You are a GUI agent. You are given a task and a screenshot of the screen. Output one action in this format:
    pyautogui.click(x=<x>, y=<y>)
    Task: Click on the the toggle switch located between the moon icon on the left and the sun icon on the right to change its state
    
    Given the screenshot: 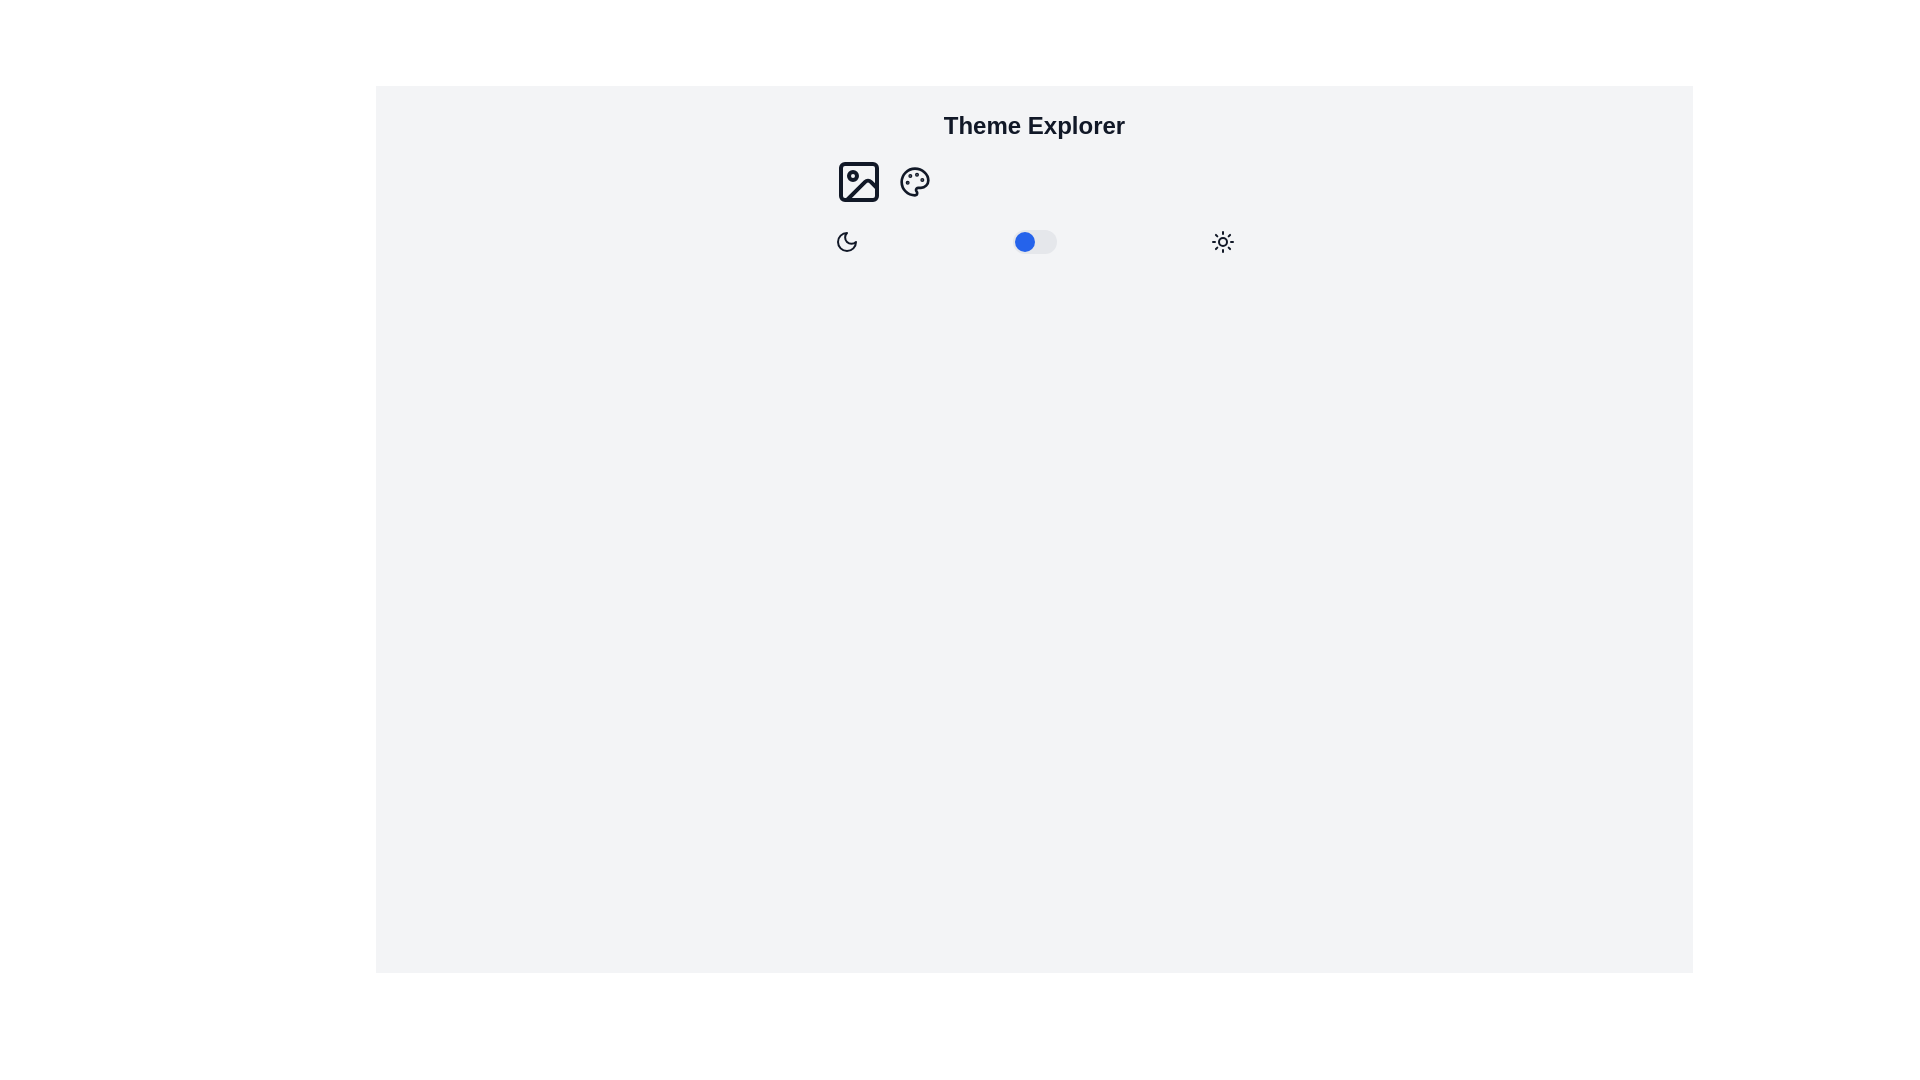 What is the action you would take?
    pyautogui.click(x=1034, y=241)
    